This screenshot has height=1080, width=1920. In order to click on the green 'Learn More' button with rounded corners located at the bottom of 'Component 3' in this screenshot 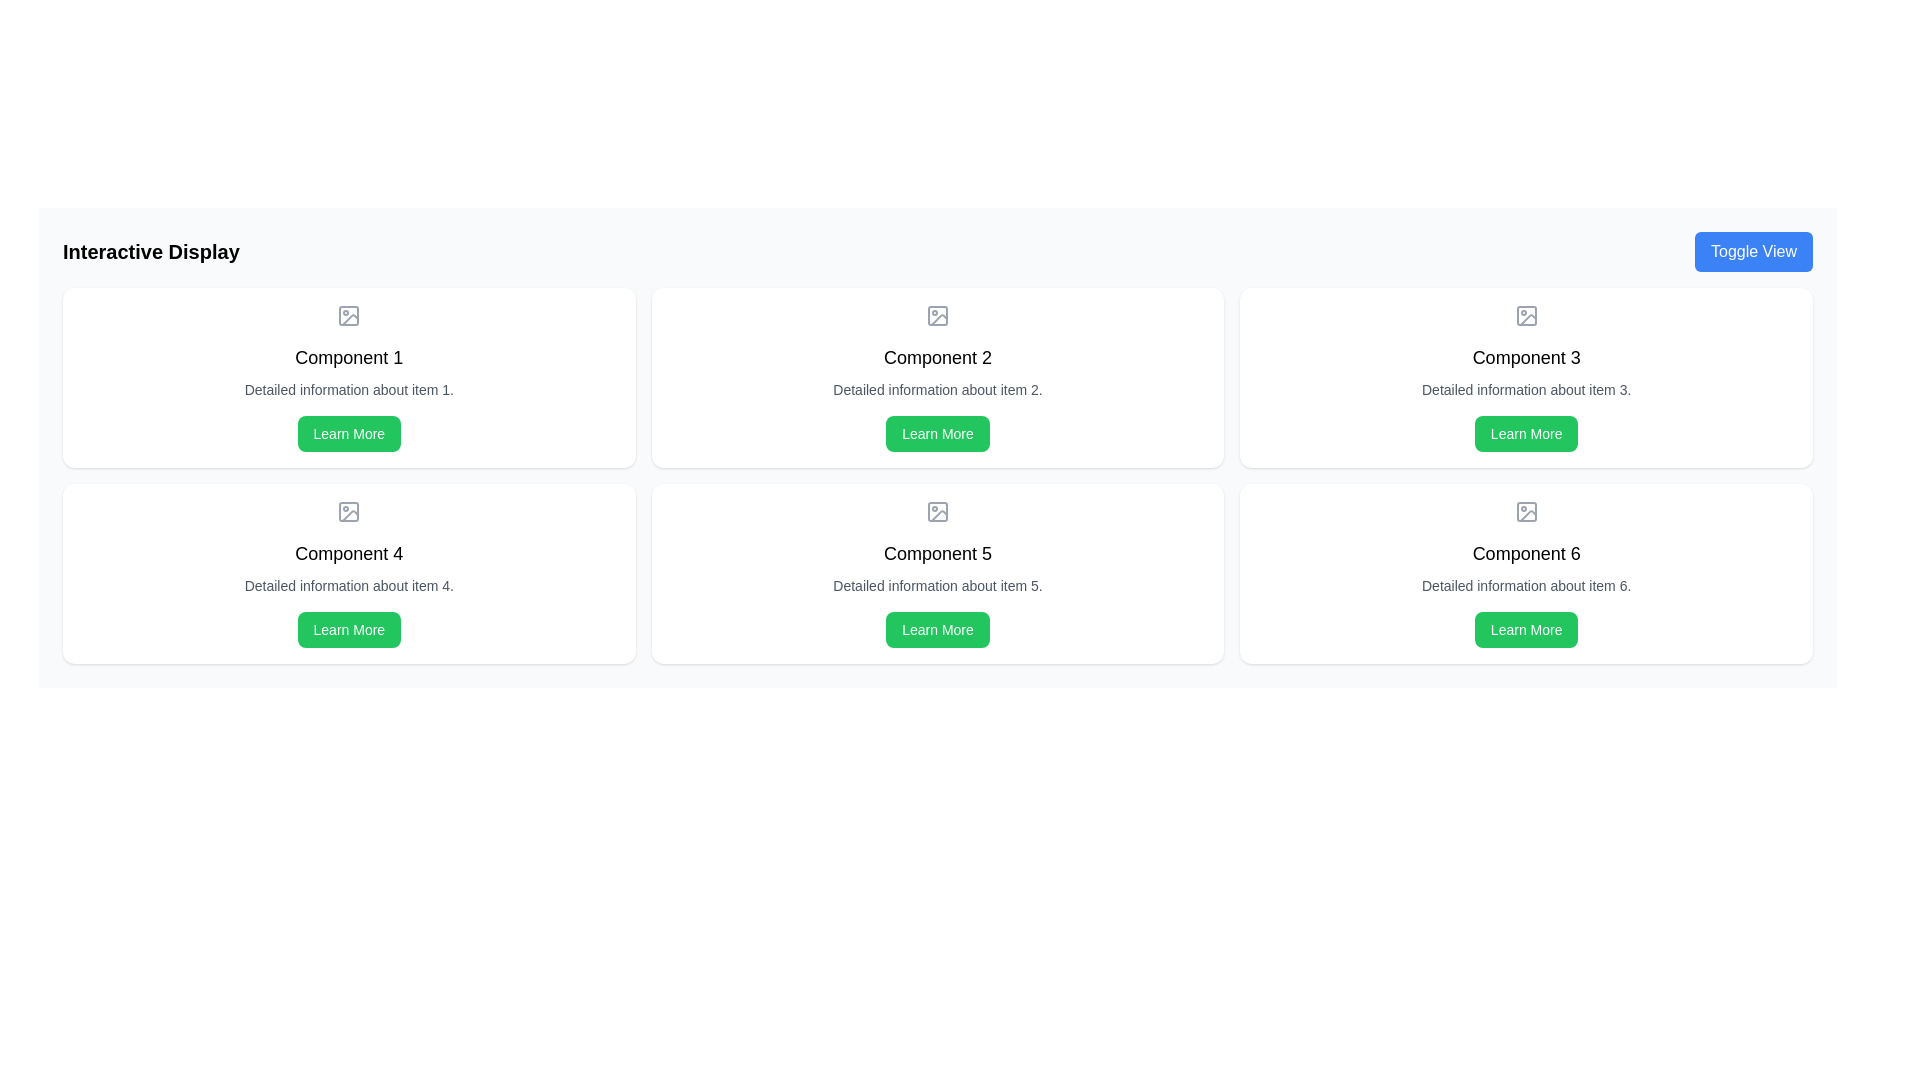, I will do `click(1525, 433)`.